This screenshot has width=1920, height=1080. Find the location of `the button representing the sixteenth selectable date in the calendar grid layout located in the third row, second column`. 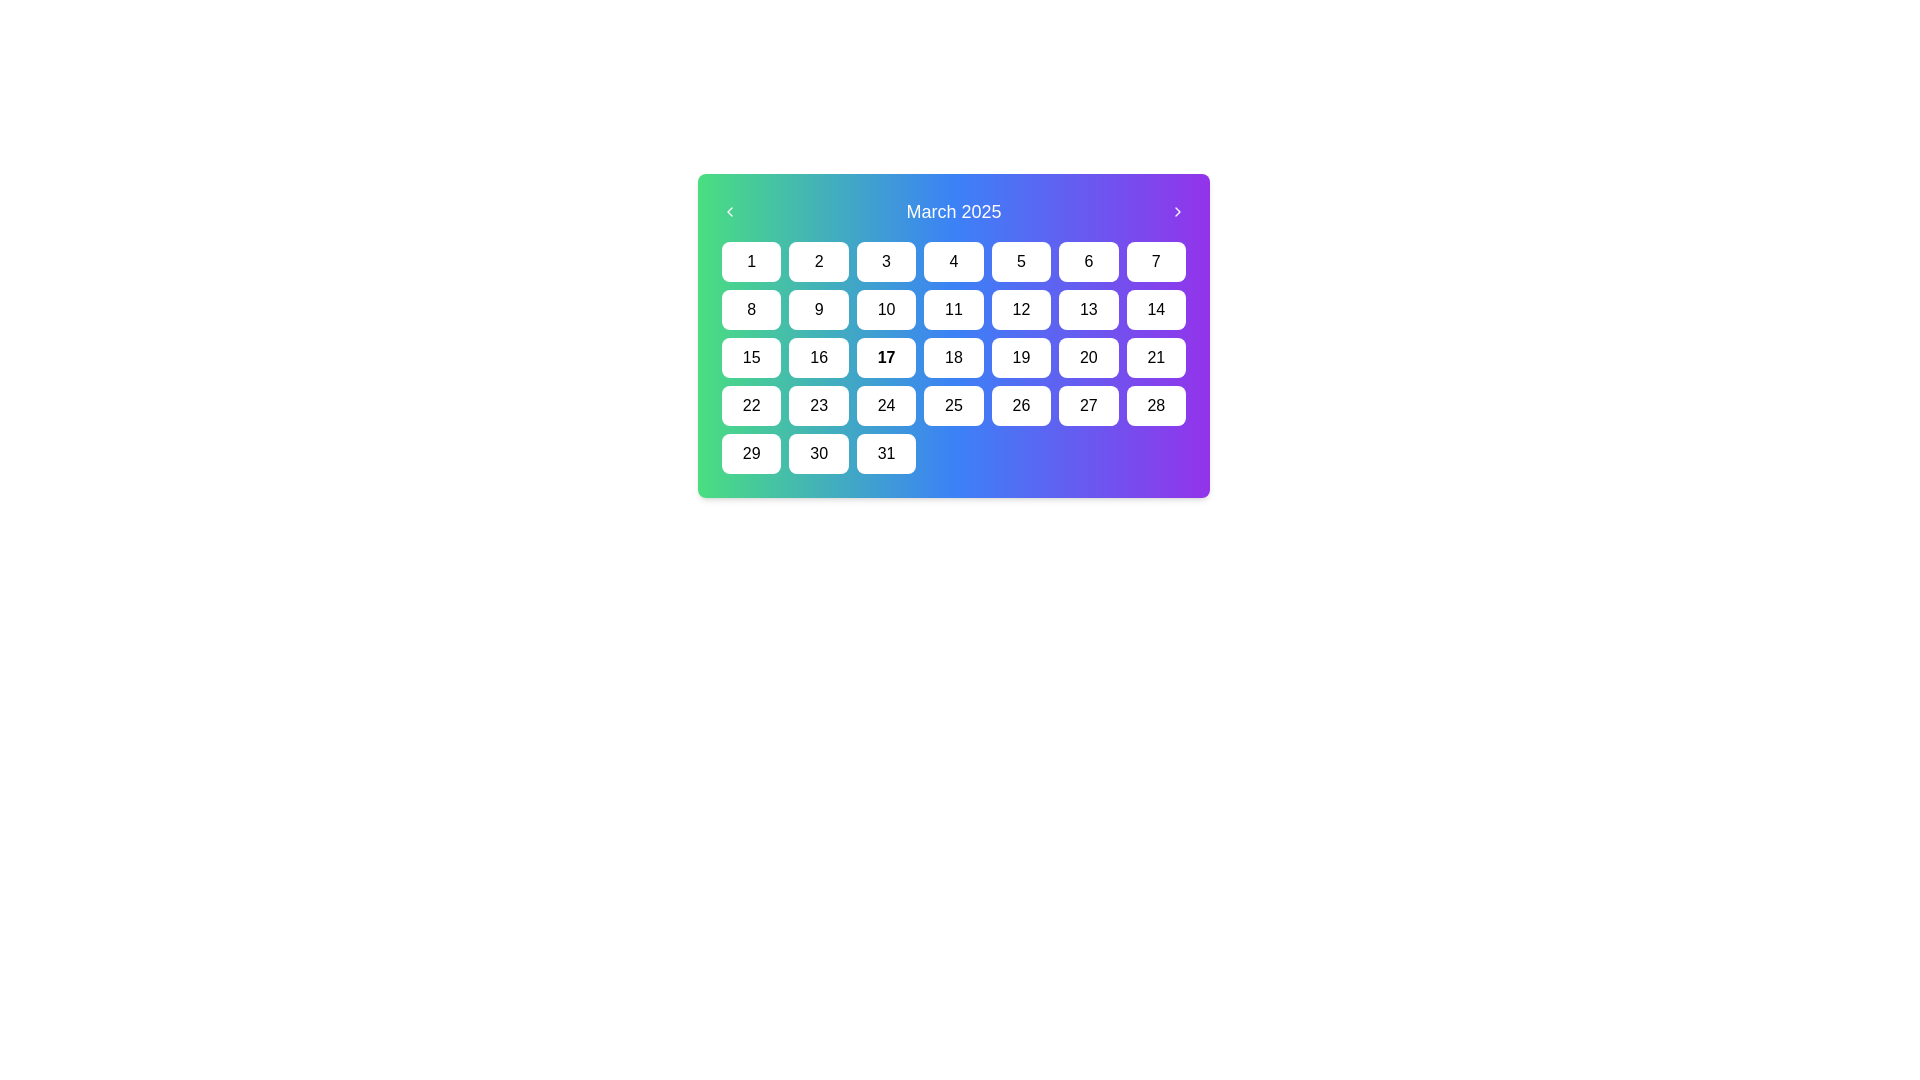

the button representing the sixteenth selectable date in the calendar grid layout located in the third row, second column is located at coordinates (819, 357).